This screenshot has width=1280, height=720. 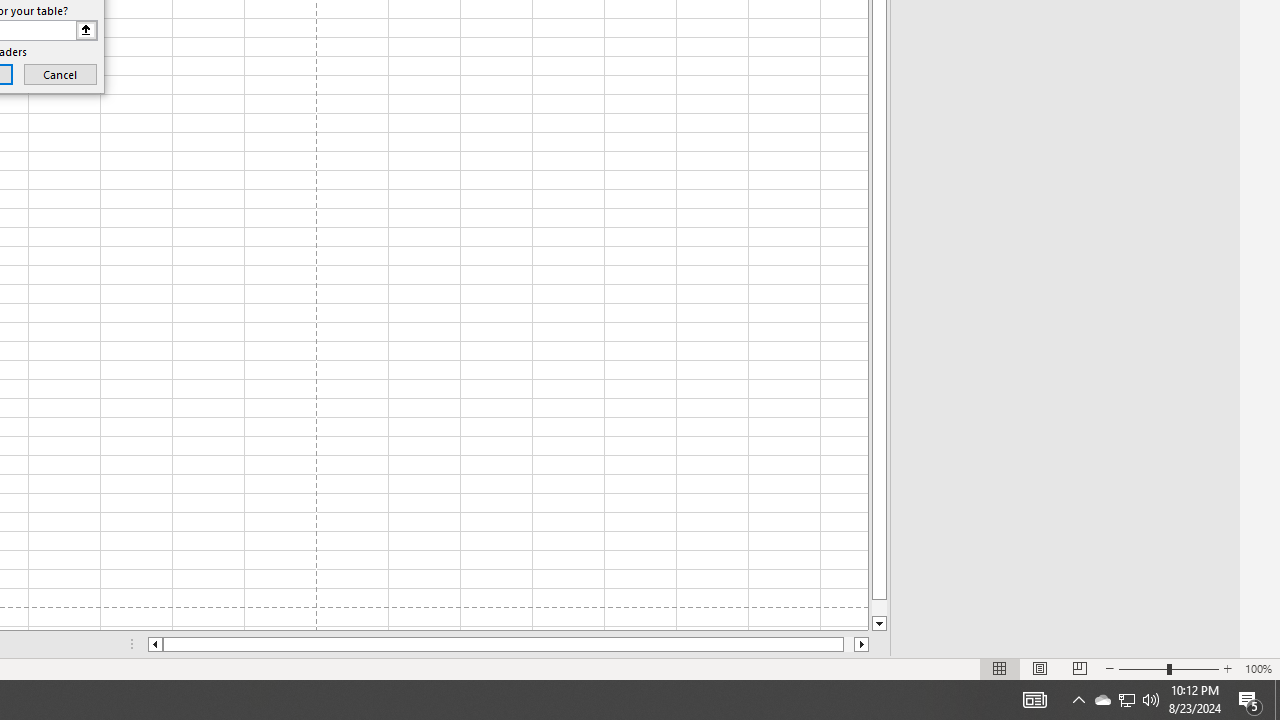 I want to click on 'Line down', so click(x=879, y=623).